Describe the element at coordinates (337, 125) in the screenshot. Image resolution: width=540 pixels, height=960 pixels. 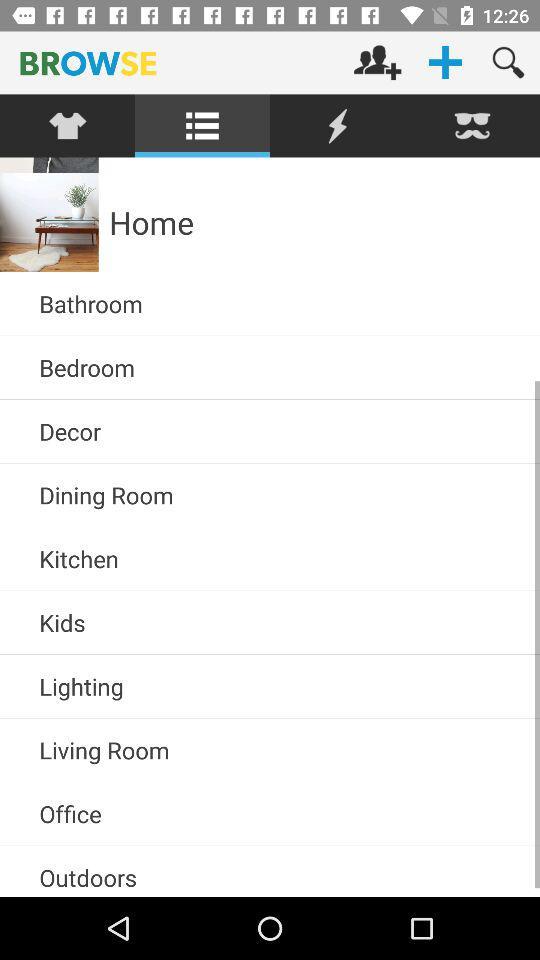
I see `click current option` at that location.